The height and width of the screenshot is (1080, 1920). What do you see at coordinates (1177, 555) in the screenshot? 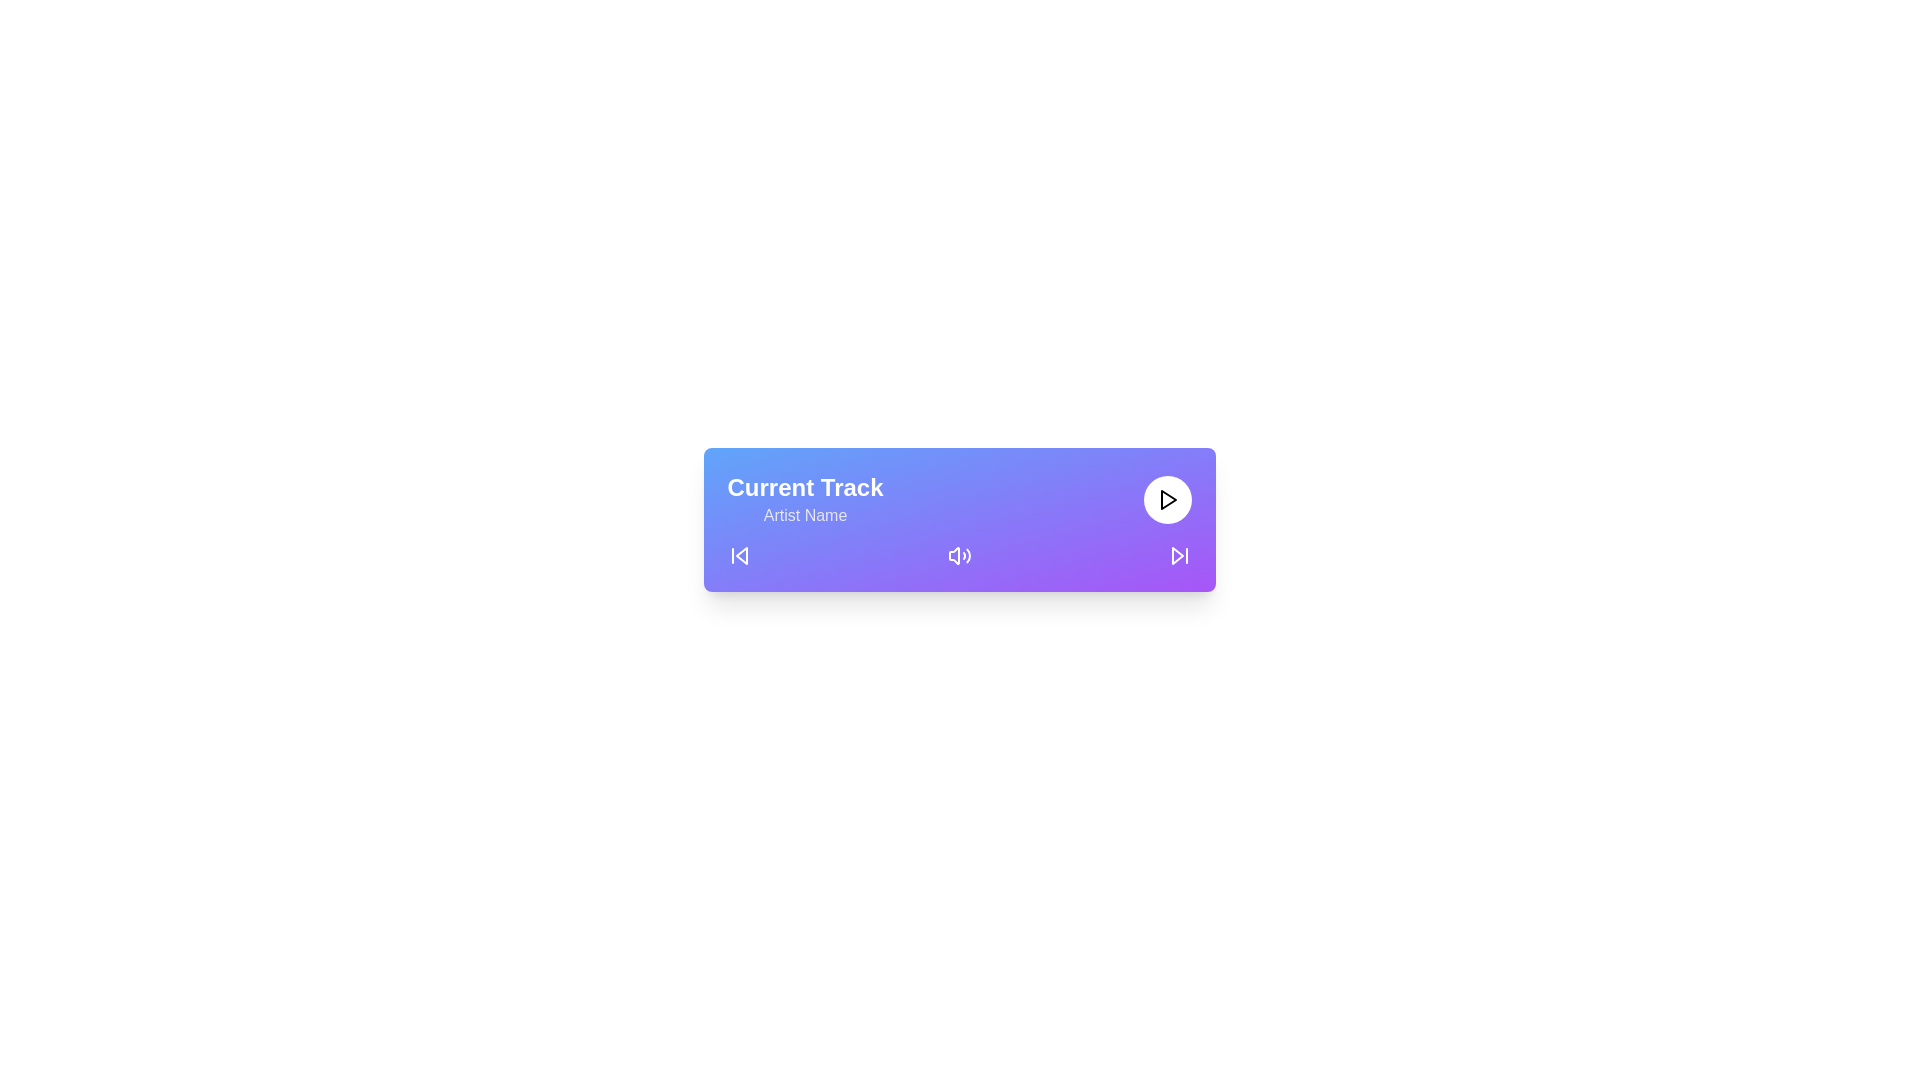
I see `the 'Skip Forward' button located in the bottom-right corner of the media control interface, which is represented by an SVG Icon` at bounding box center [1177, 555].